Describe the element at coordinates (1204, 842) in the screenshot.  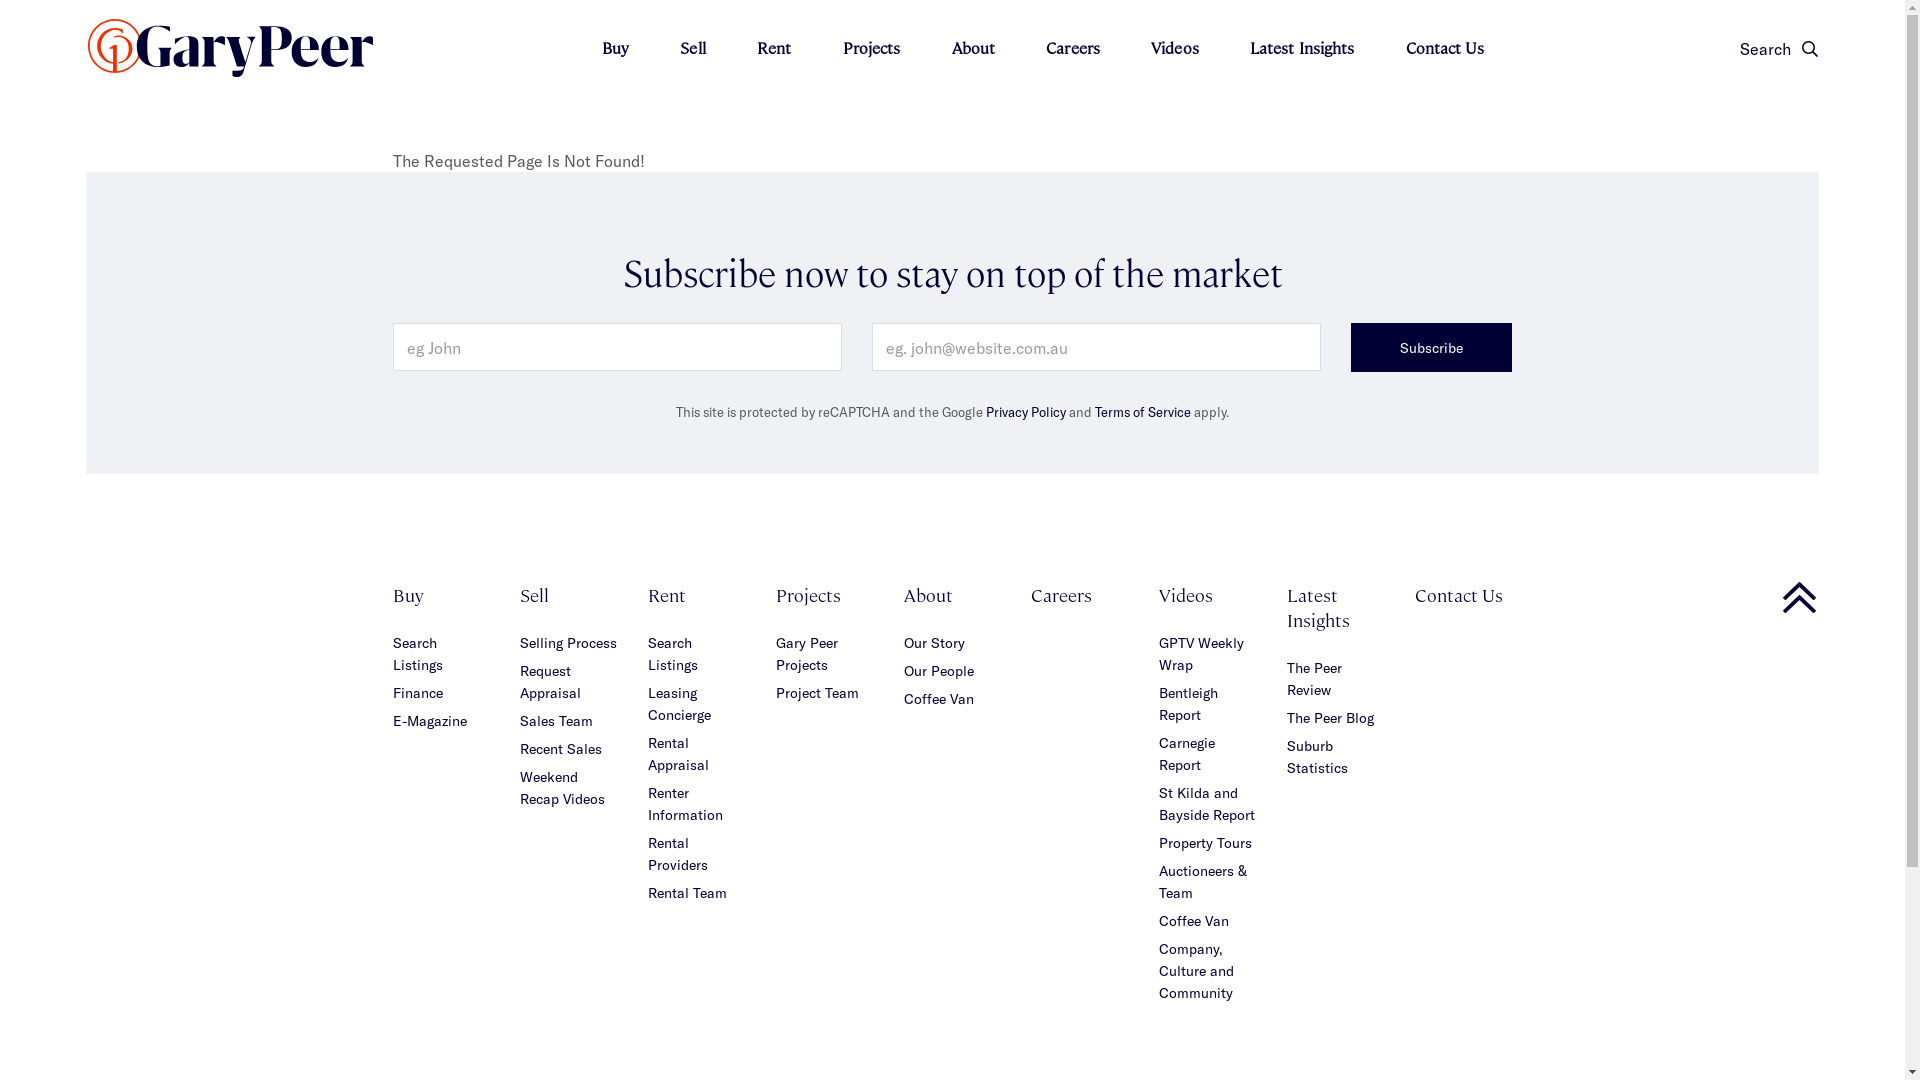
I see `'Property Tours'` at that location.